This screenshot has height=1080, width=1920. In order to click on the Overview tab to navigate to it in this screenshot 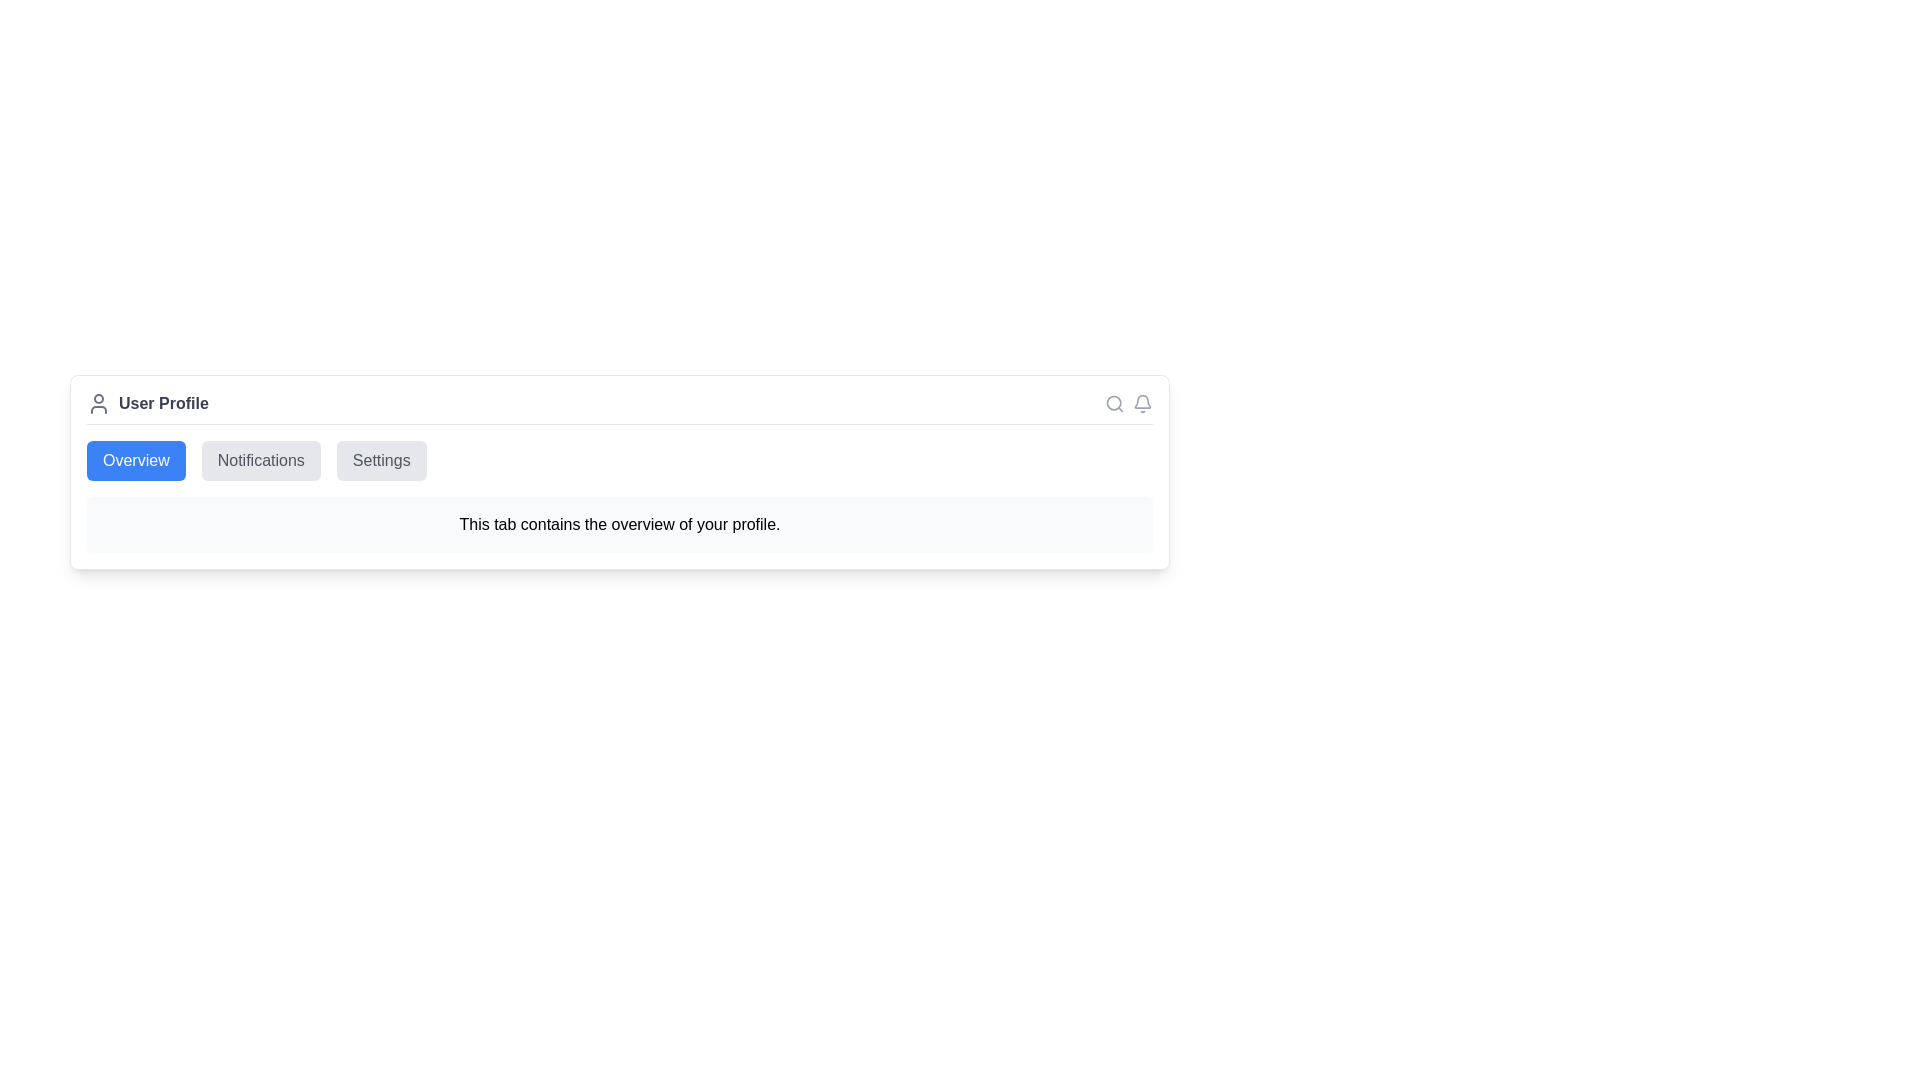, I will do `click(134, 461)`.